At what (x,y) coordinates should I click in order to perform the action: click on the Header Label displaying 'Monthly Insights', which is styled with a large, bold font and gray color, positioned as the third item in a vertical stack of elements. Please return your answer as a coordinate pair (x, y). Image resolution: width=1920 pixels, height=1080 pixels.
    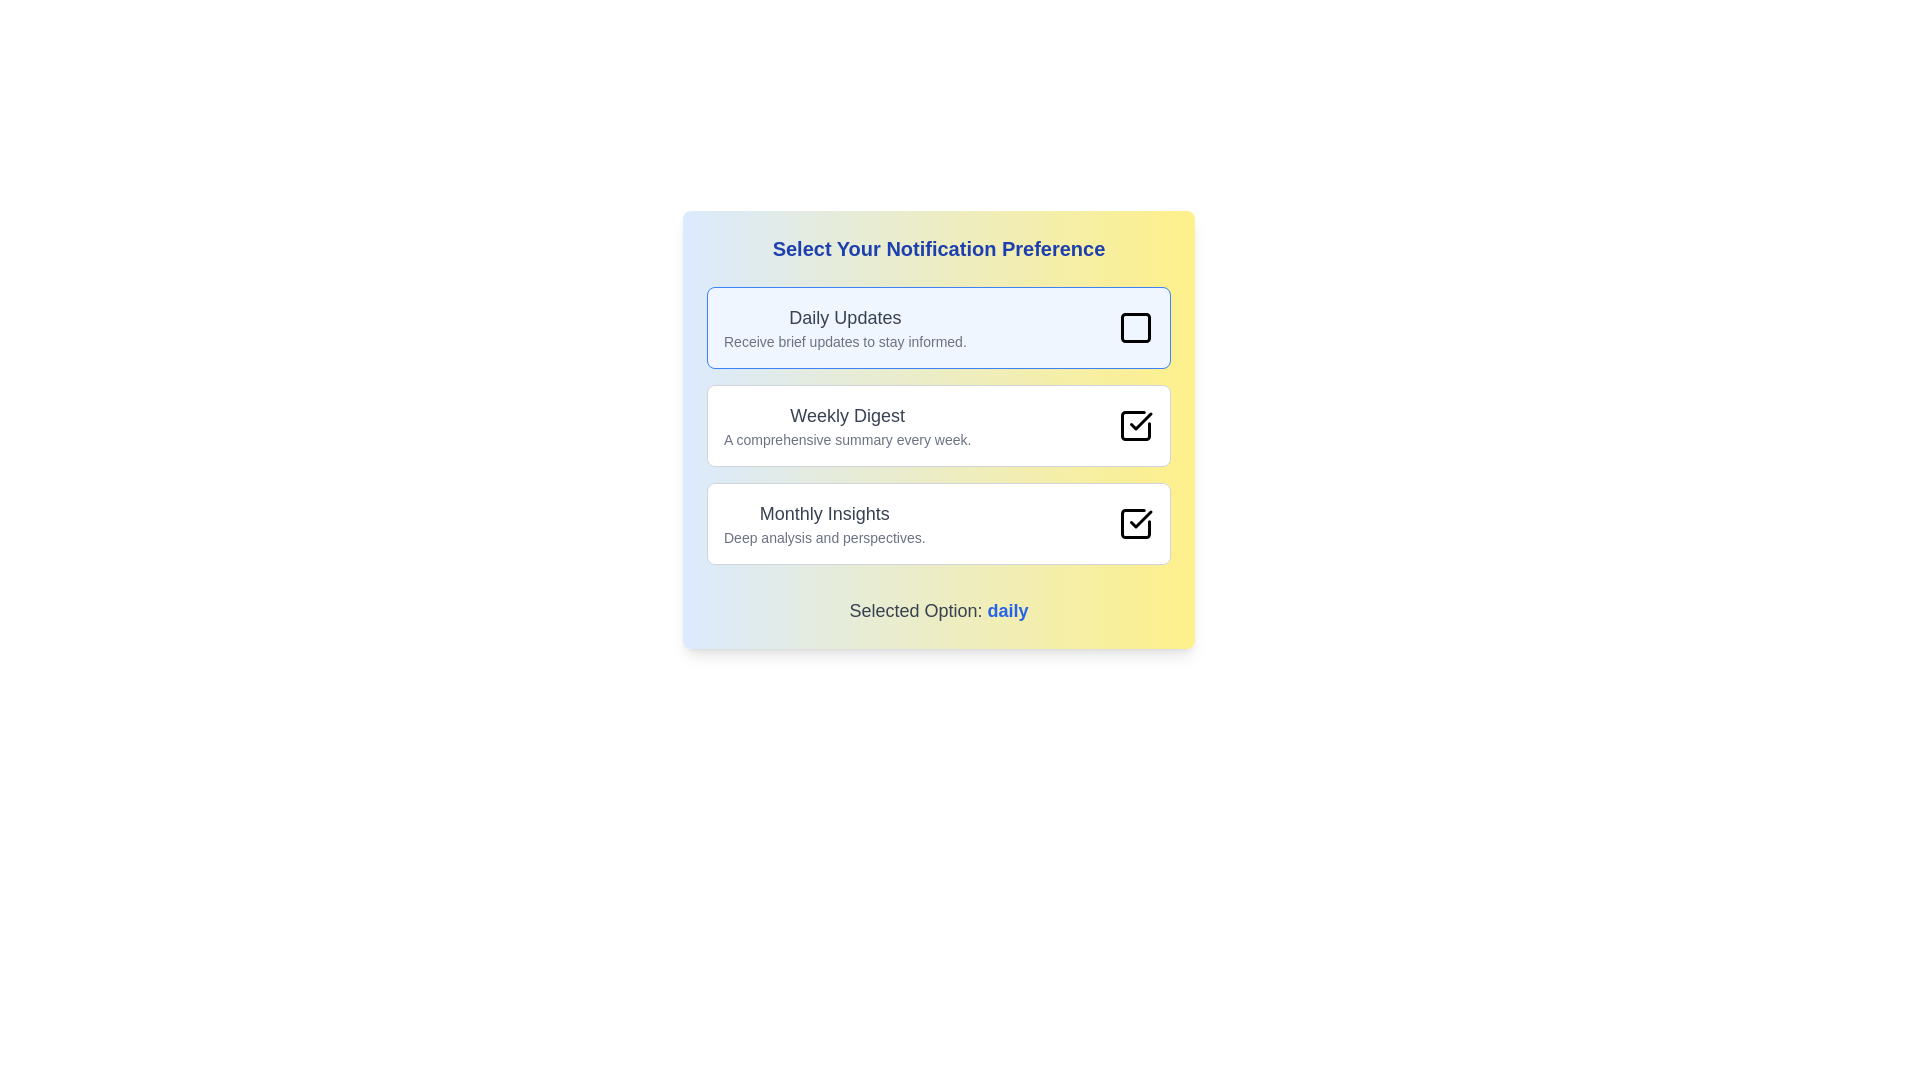
    Looking at the image, I should click on (824, 512).